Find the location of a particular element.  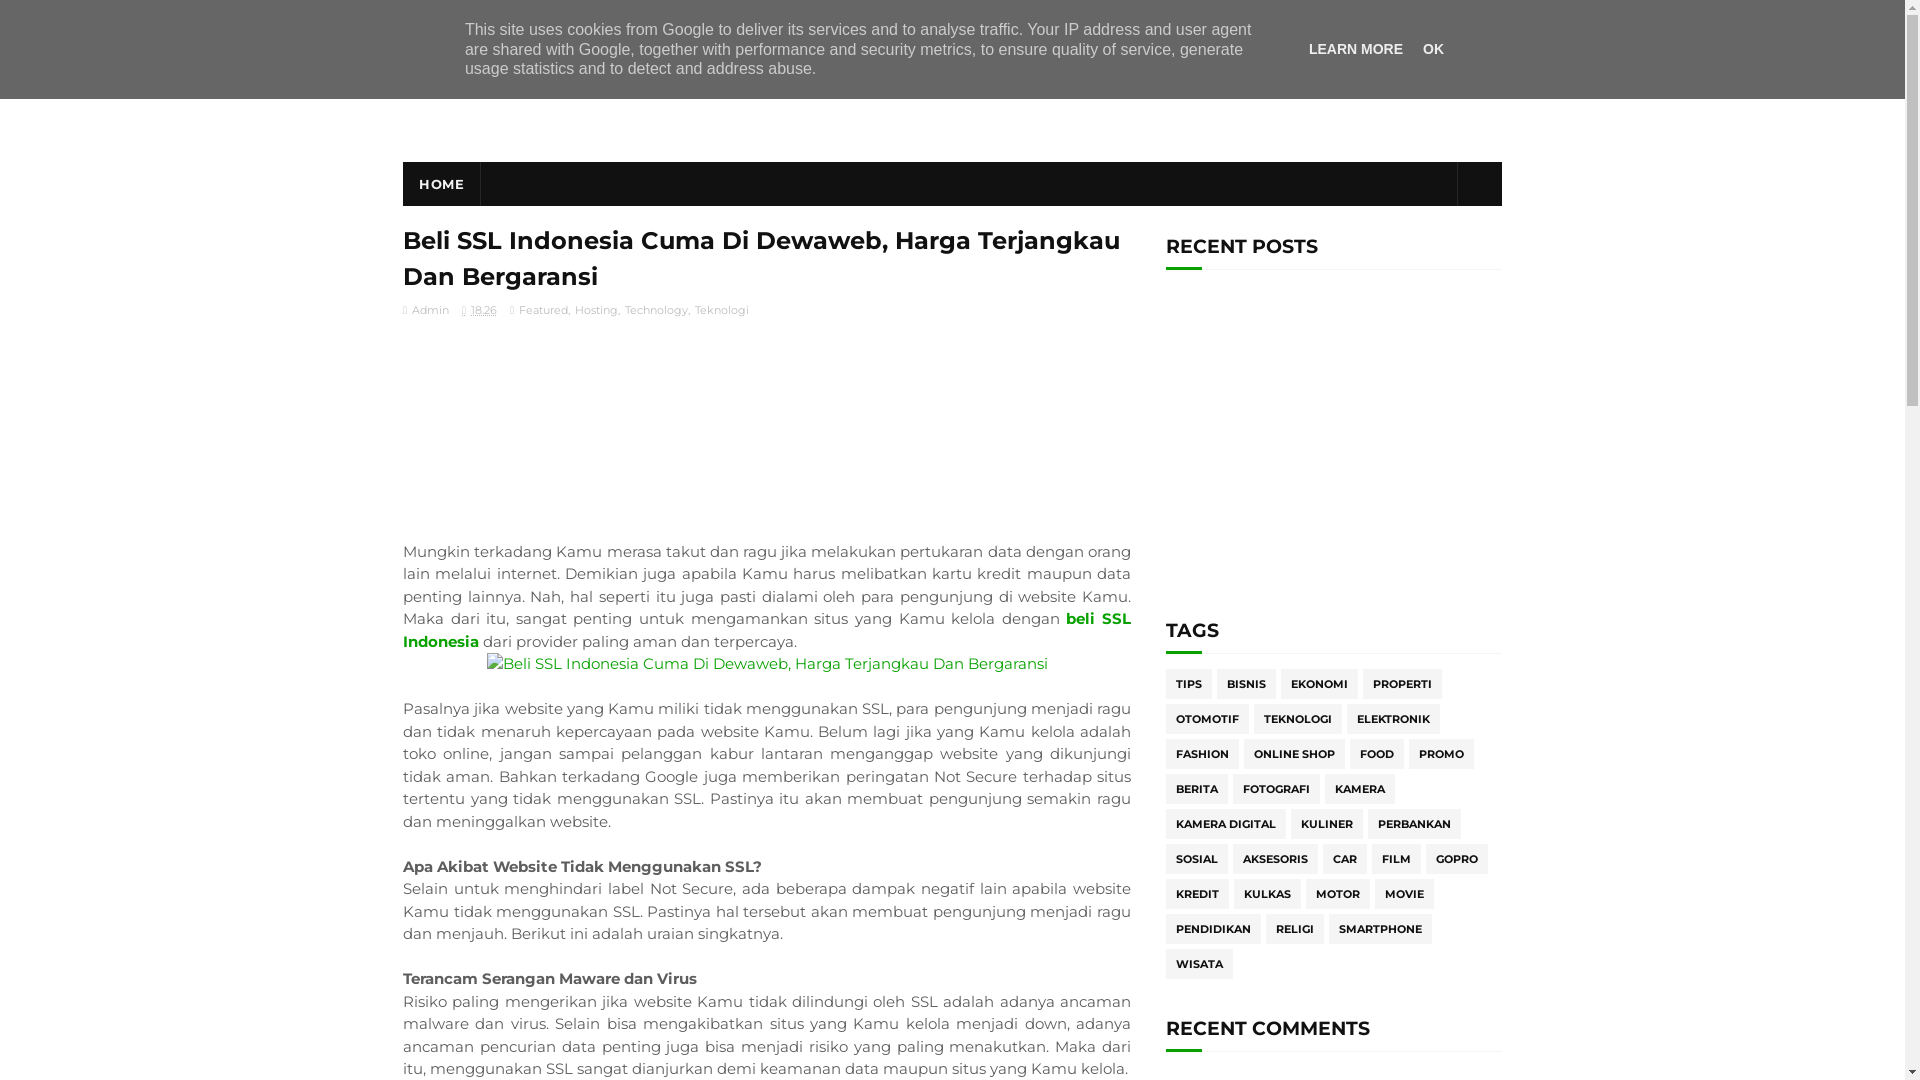

'MOTOR' is located at coordinates (1338, 893).